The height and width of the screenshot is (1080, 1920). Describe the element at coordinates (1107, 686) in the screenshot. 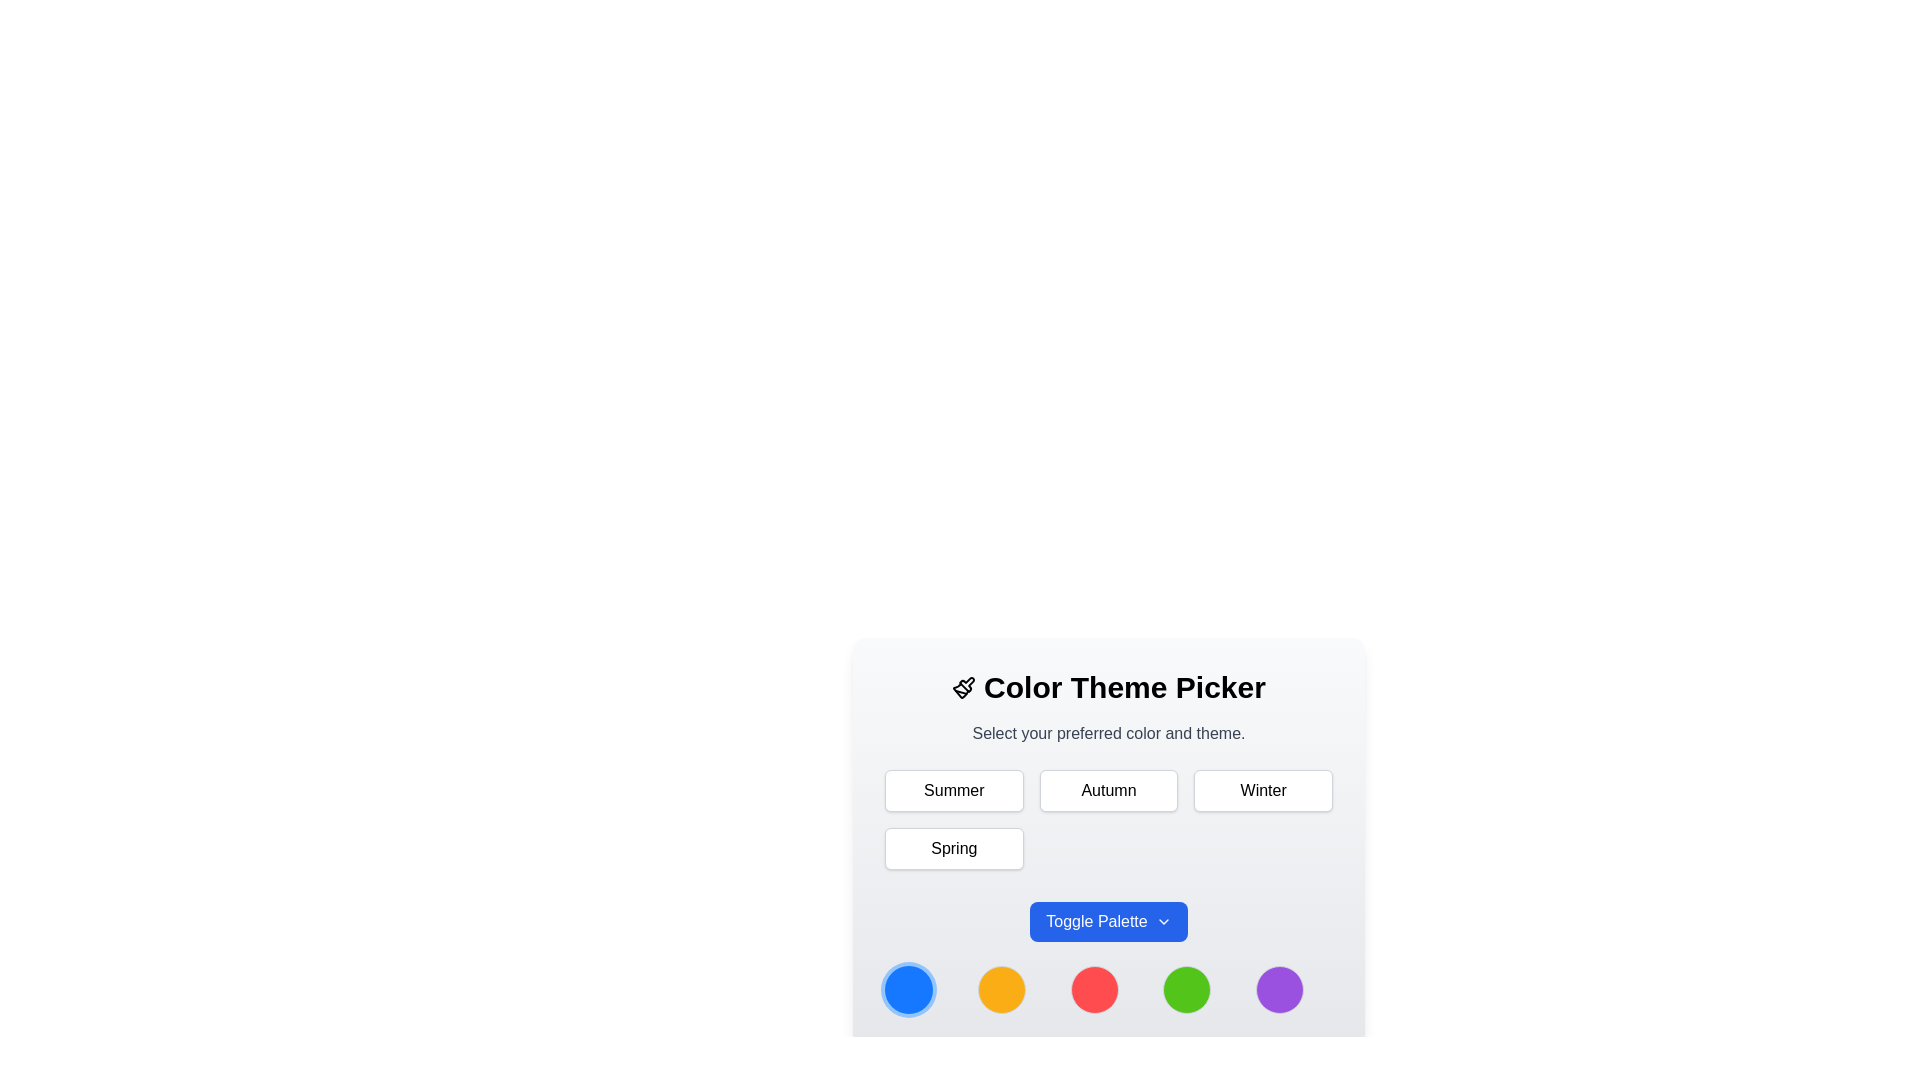

I see `the bold heading element that introduces the 'Color Theme Picker' feature for possible interaction` at that location.